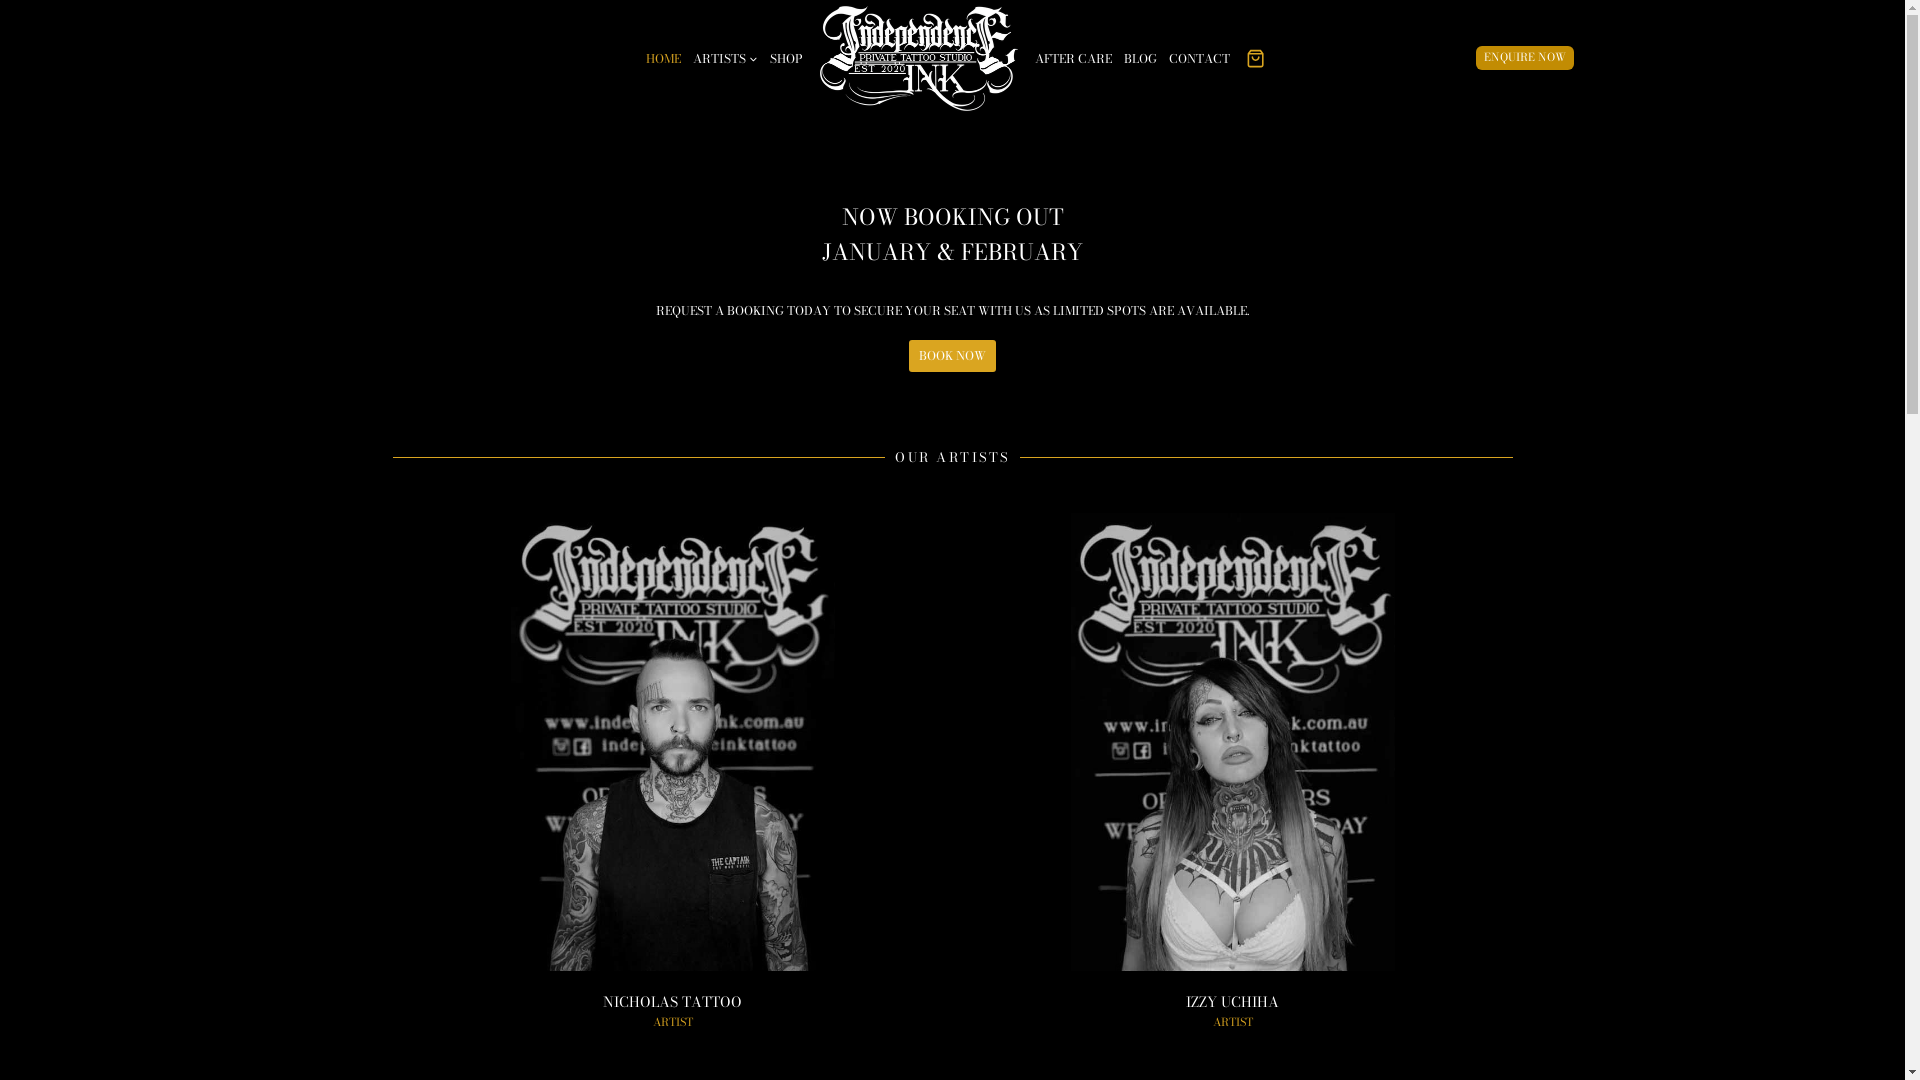  Describe the element at coordinates (785, 56) in the screenshot. I see `'SHOP'` at that location.